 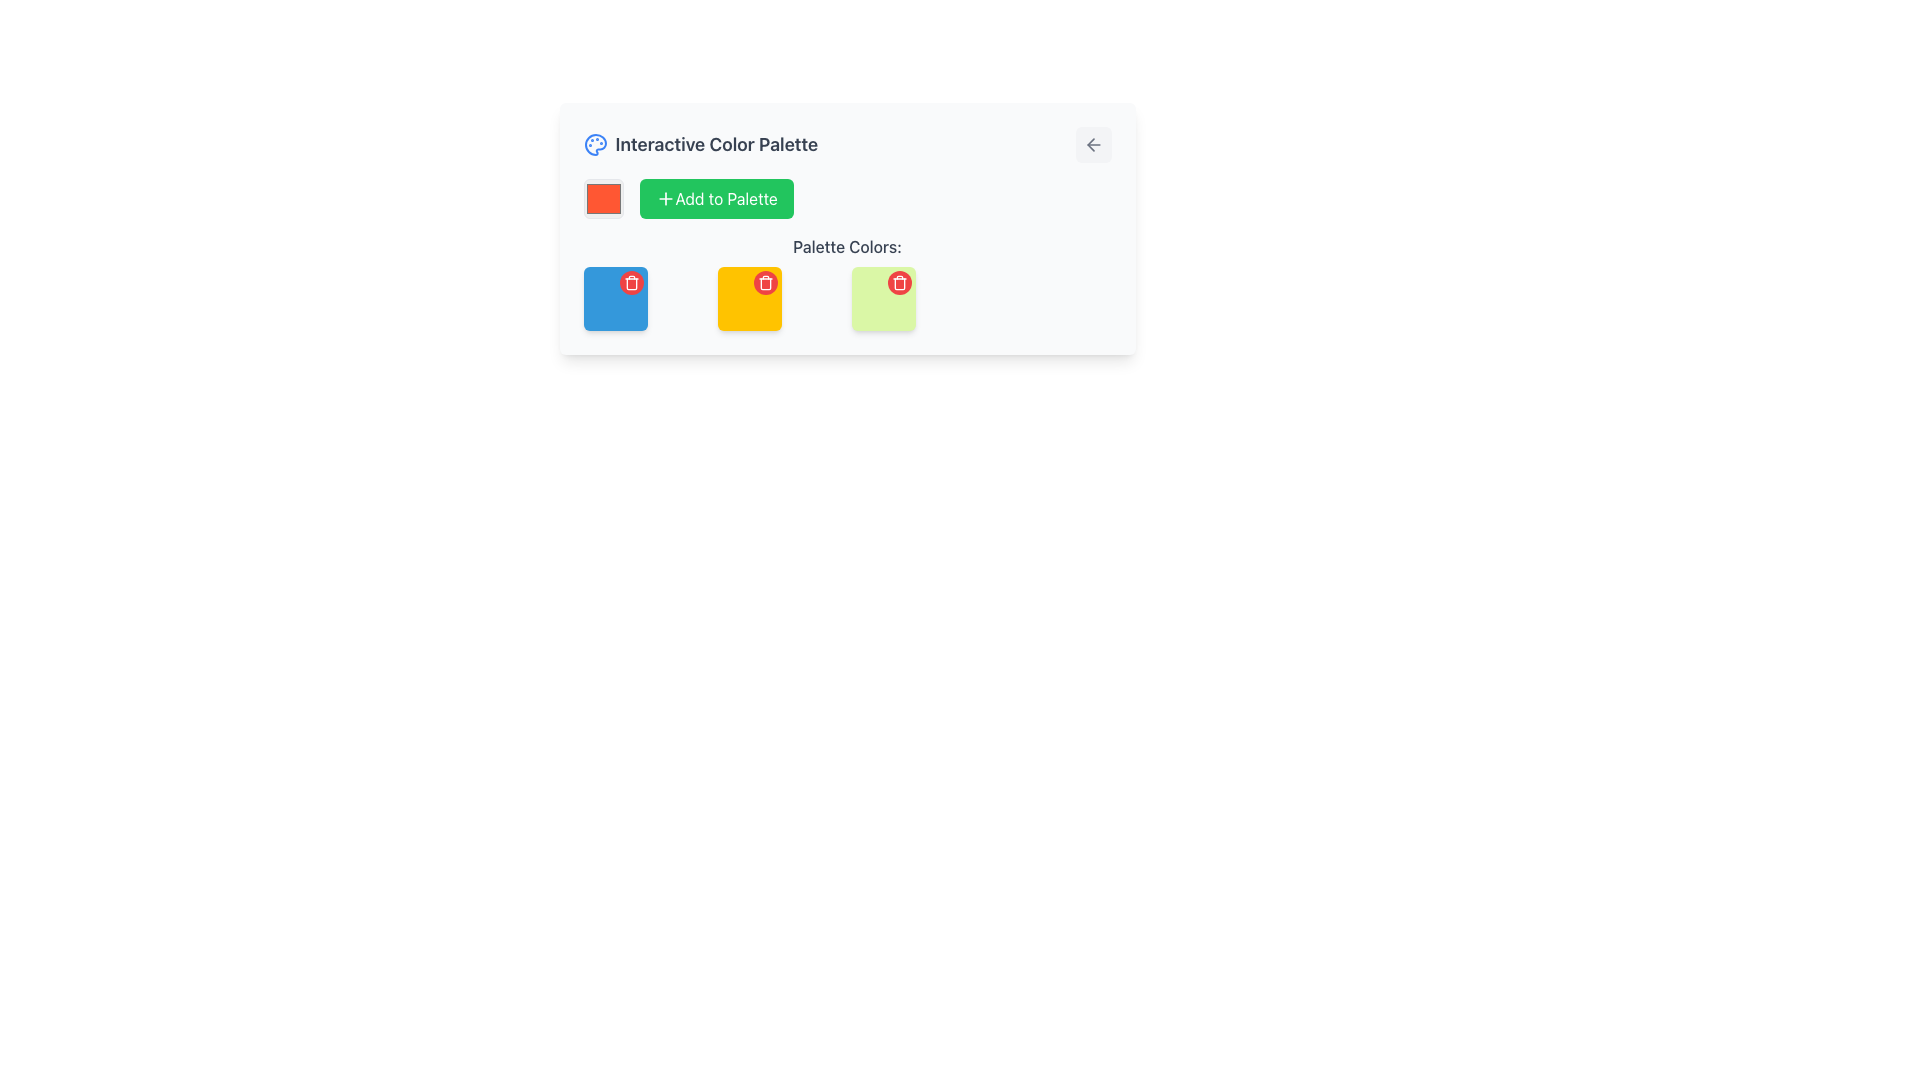 I want to click on the white trash can icon on a red circular background located in the upper-right corner of the palette section, so click(x=630, y=282).